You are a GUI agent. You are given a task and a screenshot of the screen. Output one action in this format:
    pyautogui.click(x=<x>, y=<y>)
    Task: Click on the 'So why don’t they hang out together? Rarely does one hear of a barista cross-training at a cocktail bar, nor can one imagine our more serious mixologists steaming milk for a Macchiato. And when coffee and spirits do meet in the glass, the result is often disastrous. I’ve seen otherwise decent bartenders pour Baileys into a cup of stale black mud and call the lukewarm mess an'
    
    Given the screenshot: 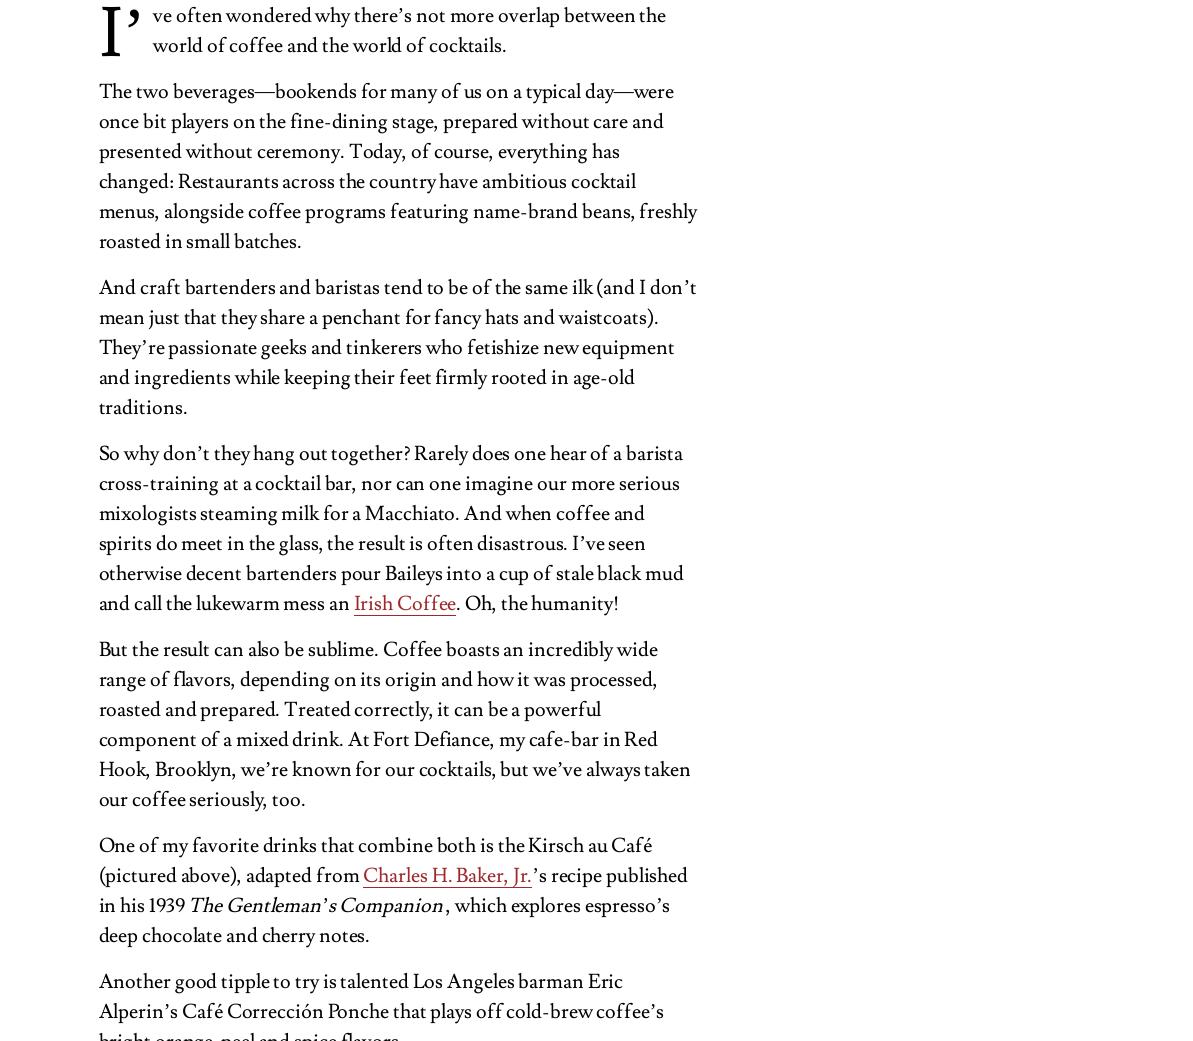 What is the action you would take?
    pyautogui.click(x=389, y=527)
    